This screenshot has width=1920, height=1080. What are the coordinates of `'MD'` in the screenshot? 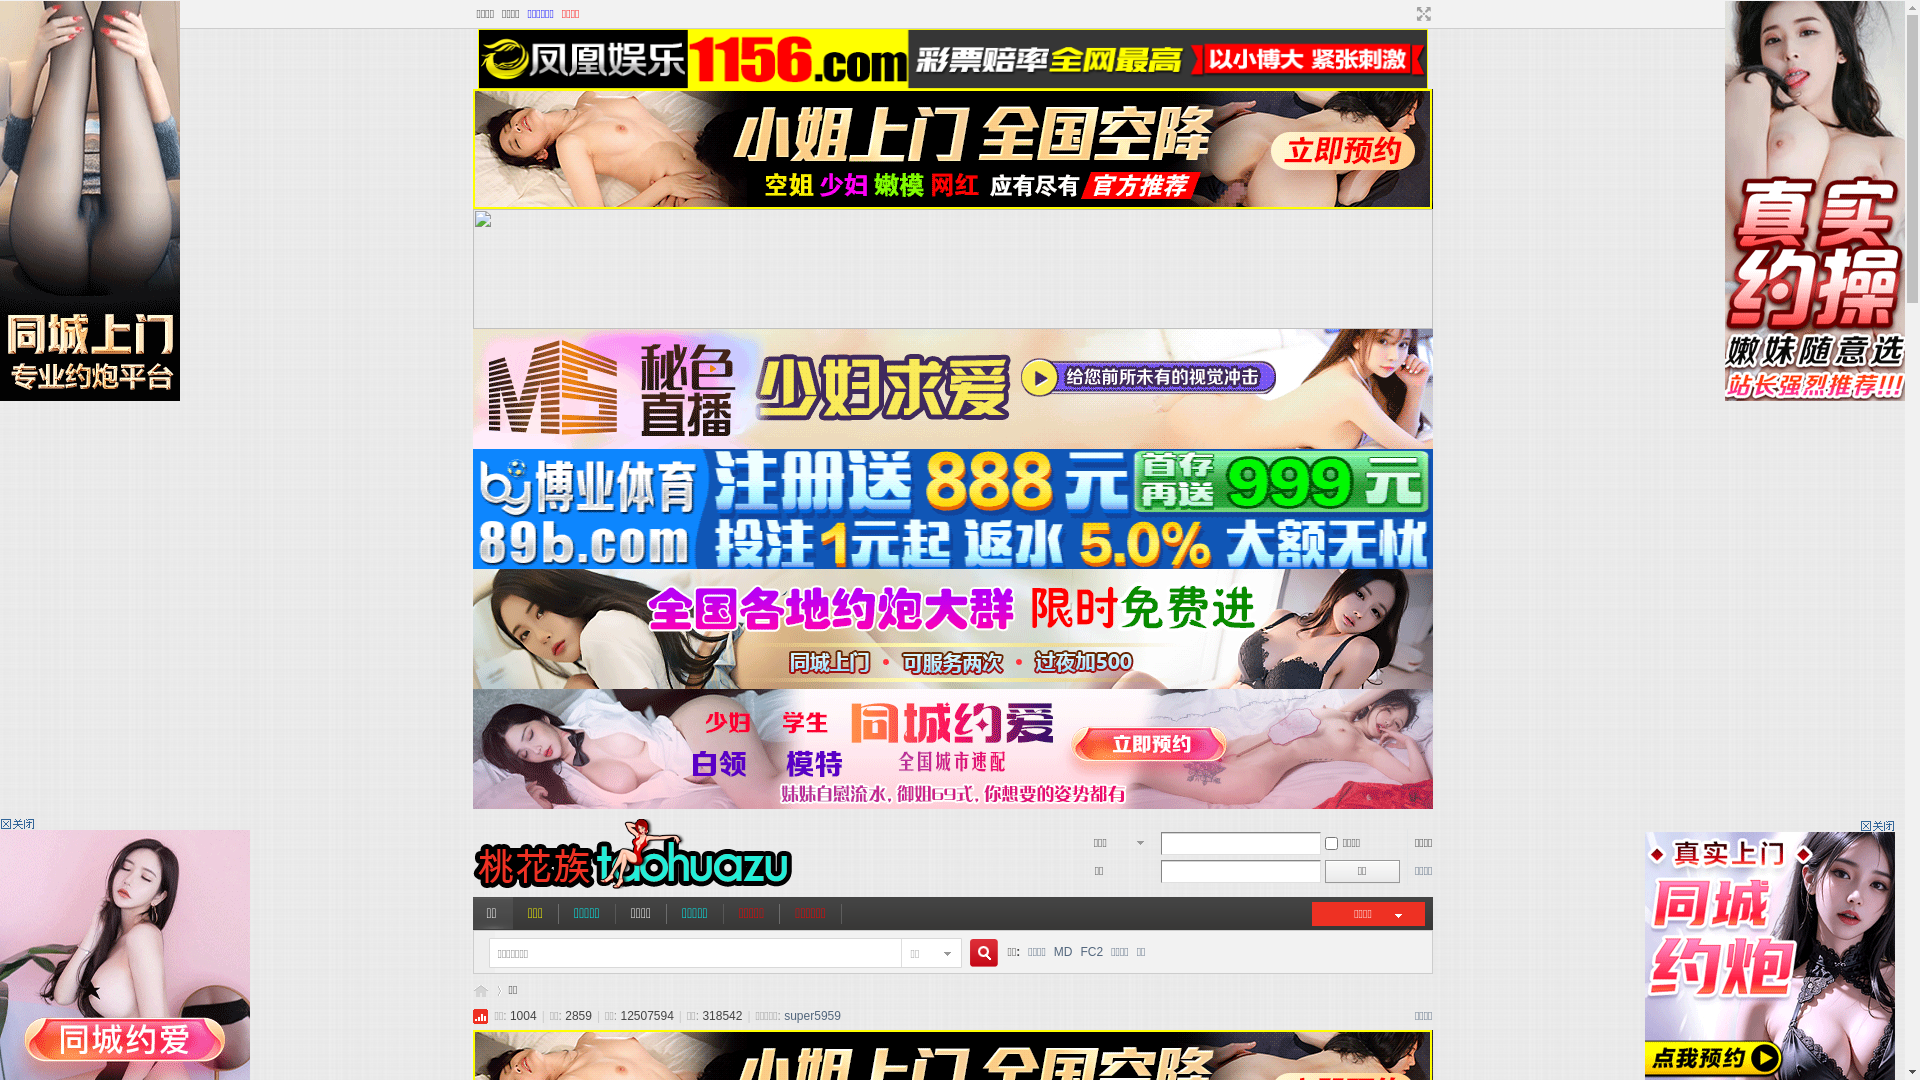 It's located at (1062, 951).